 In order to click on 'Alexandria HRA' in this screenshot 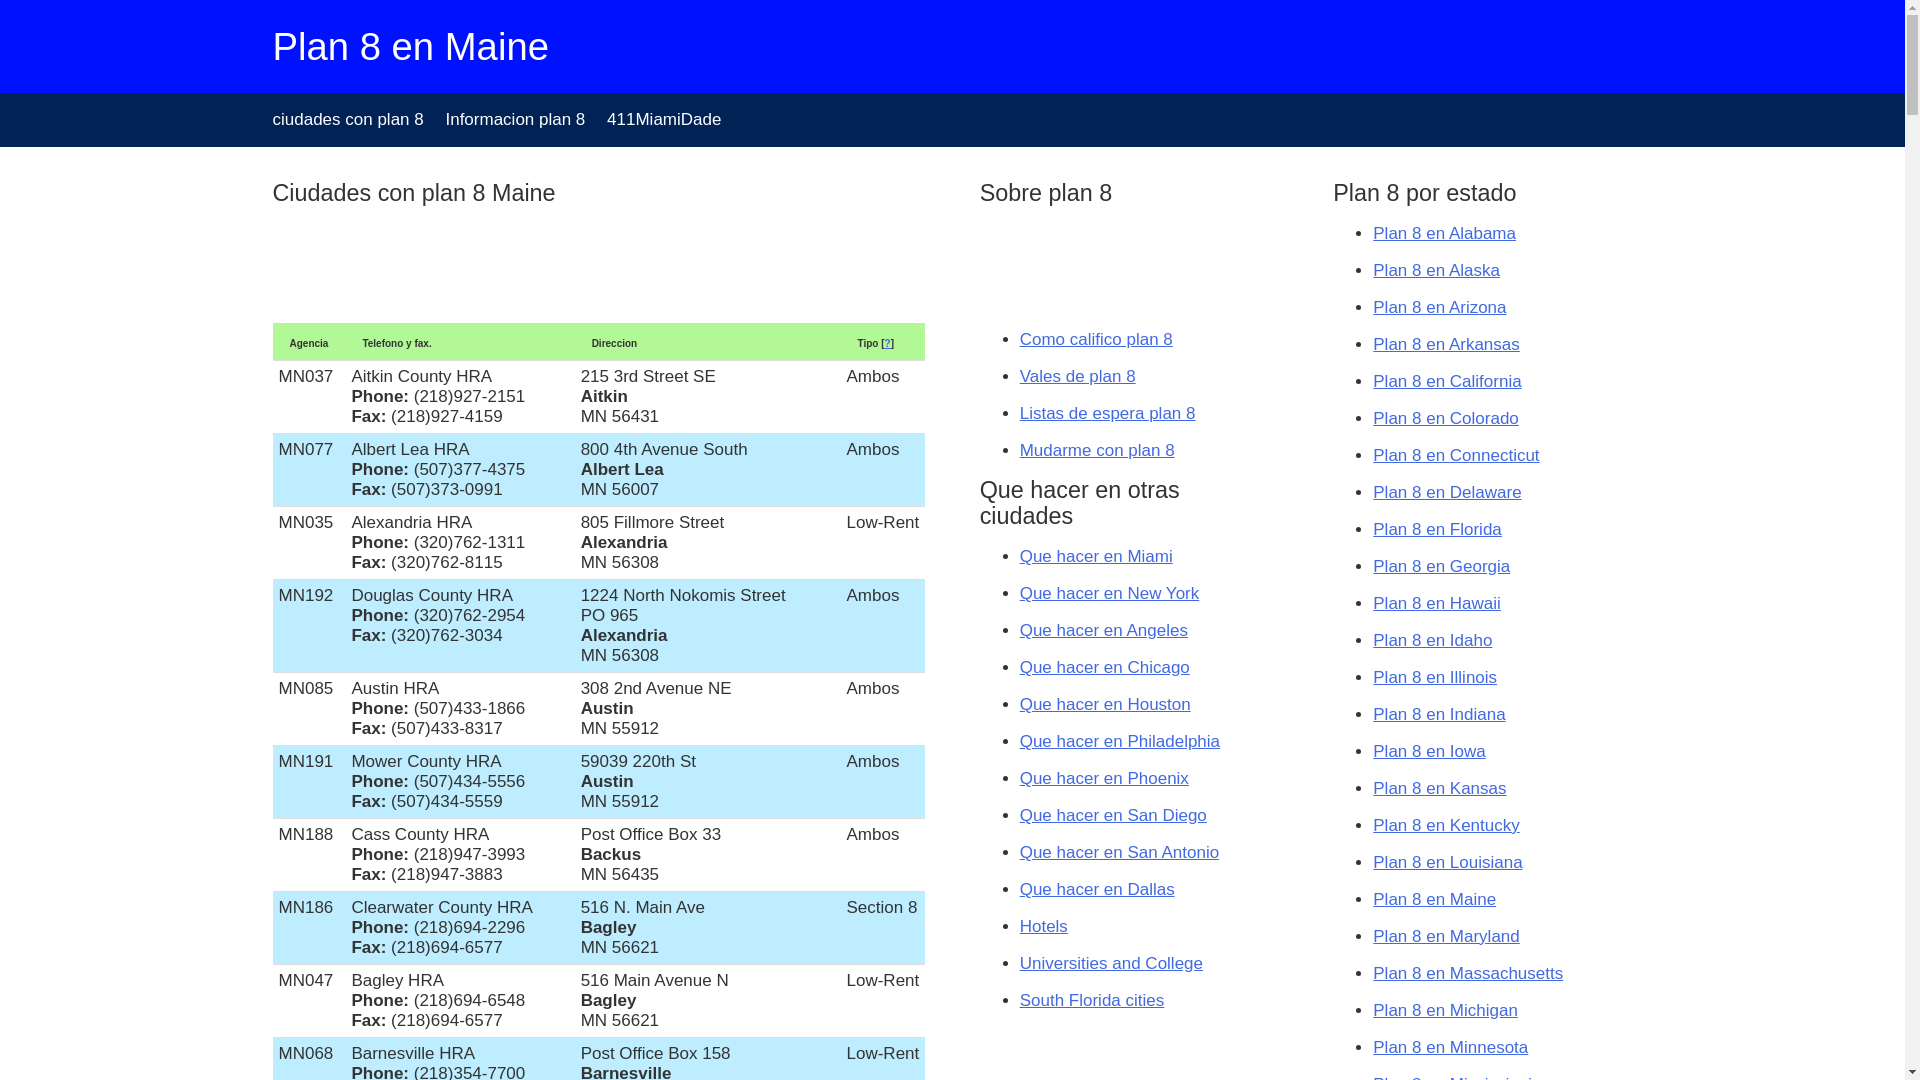, I will do `click(350, 521)`.